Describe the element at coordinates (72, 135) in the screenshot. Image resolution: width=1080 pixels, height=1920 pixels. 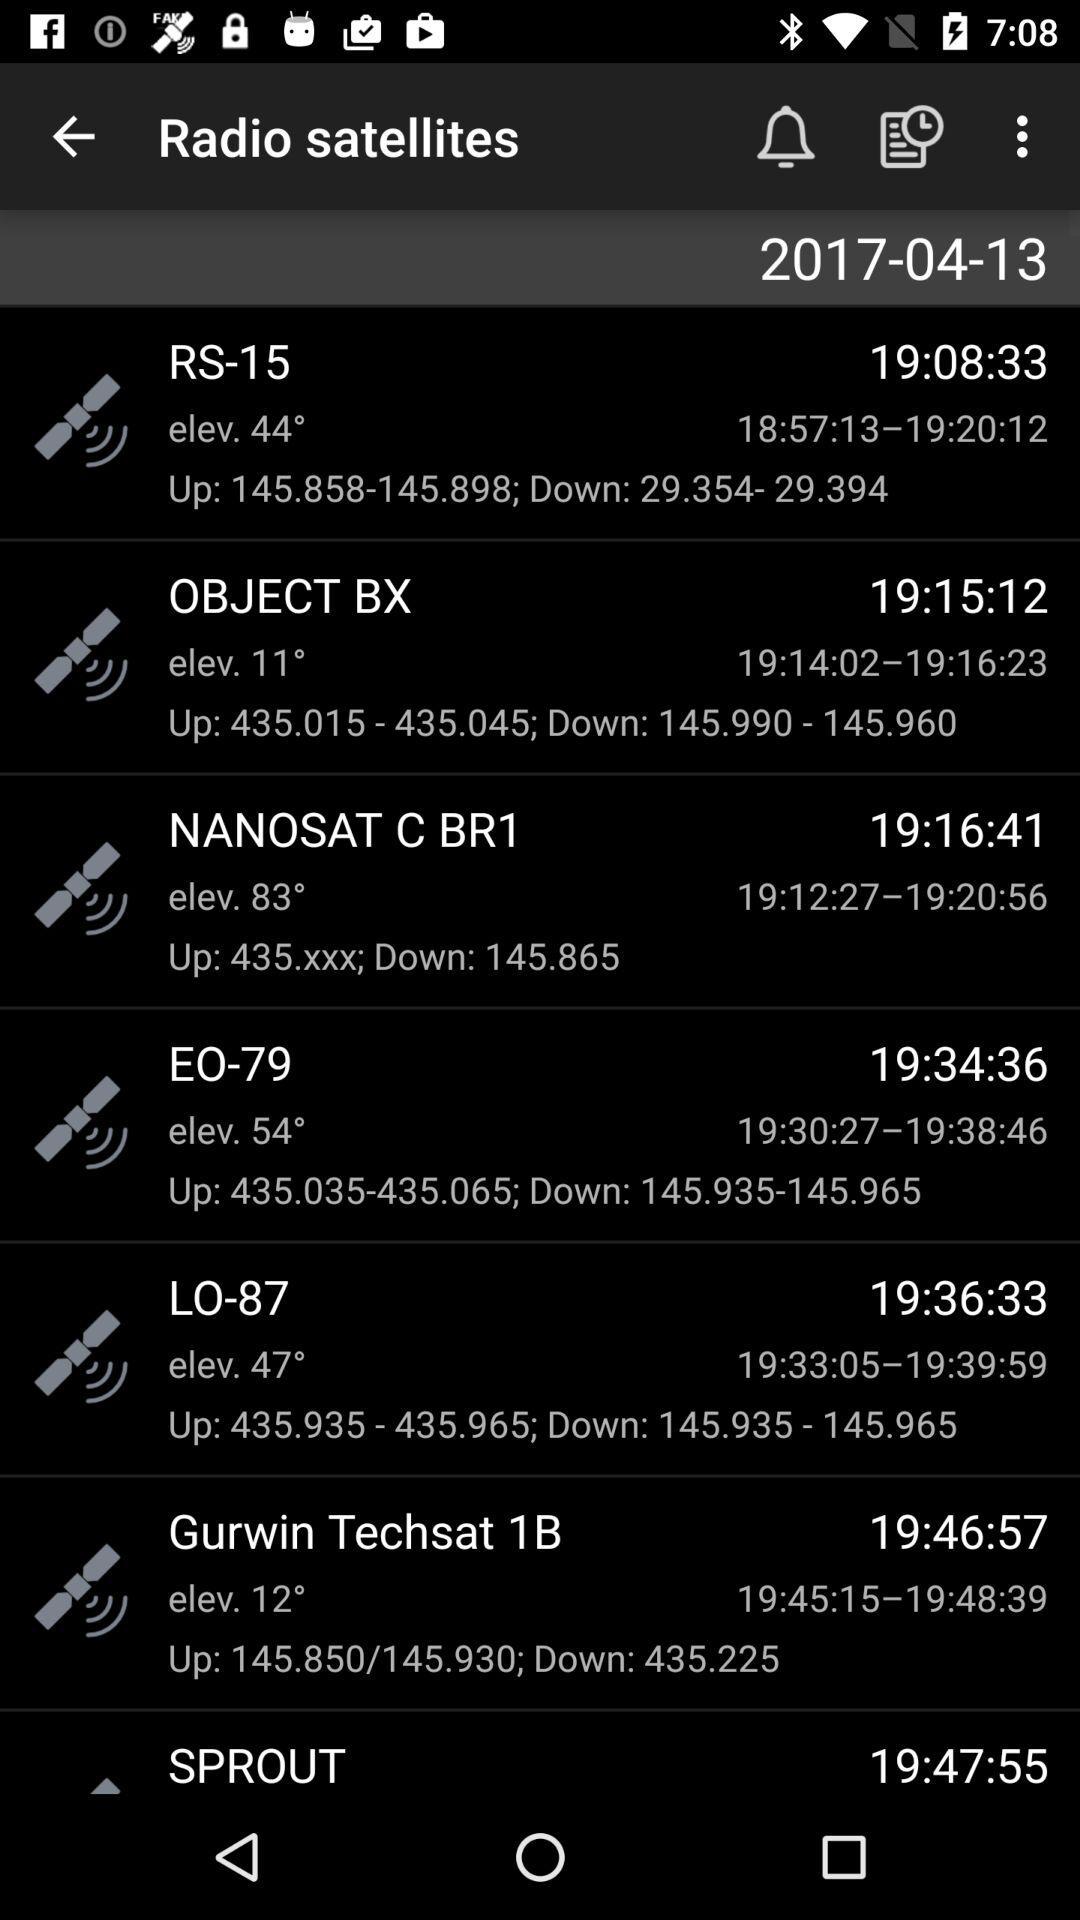
I see `icon above the 2017-04-13` at that location.